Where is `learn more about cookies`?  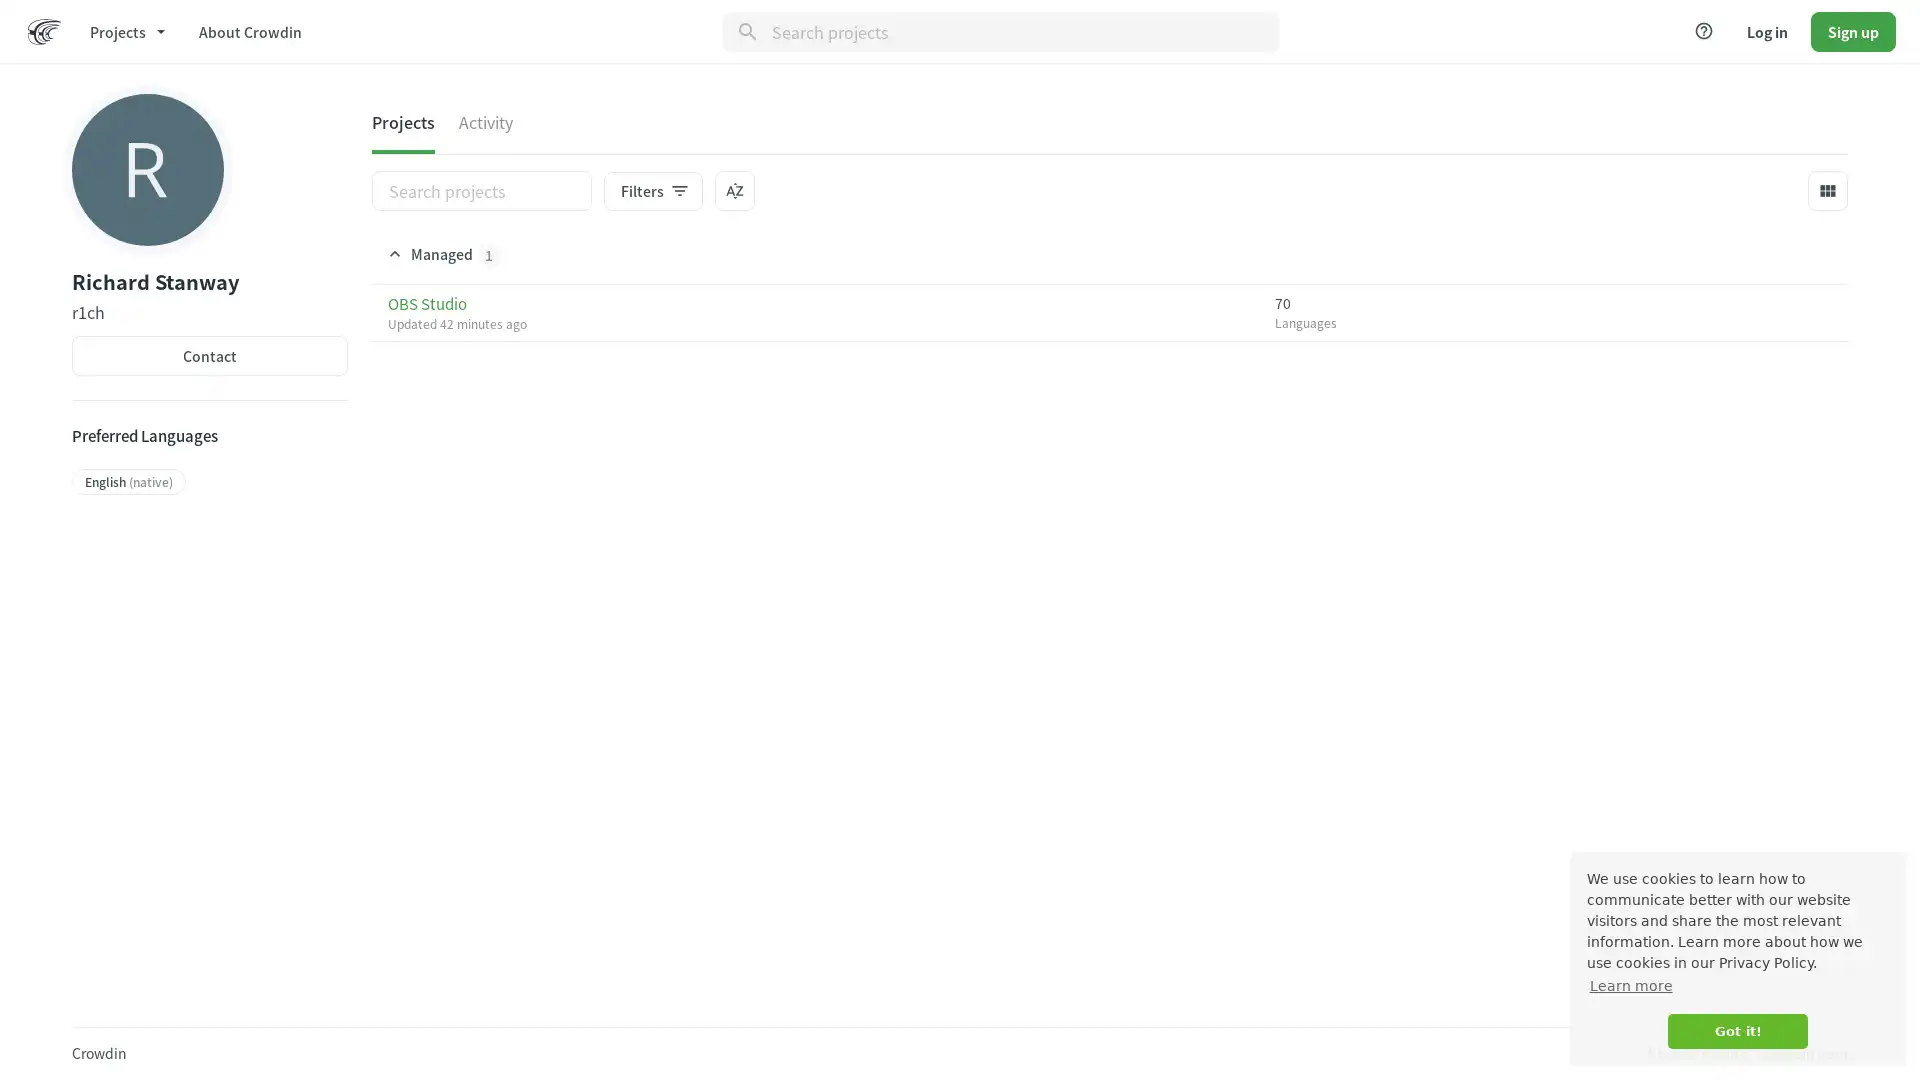
learn more about cookies is located at coordinates (1630, 985).